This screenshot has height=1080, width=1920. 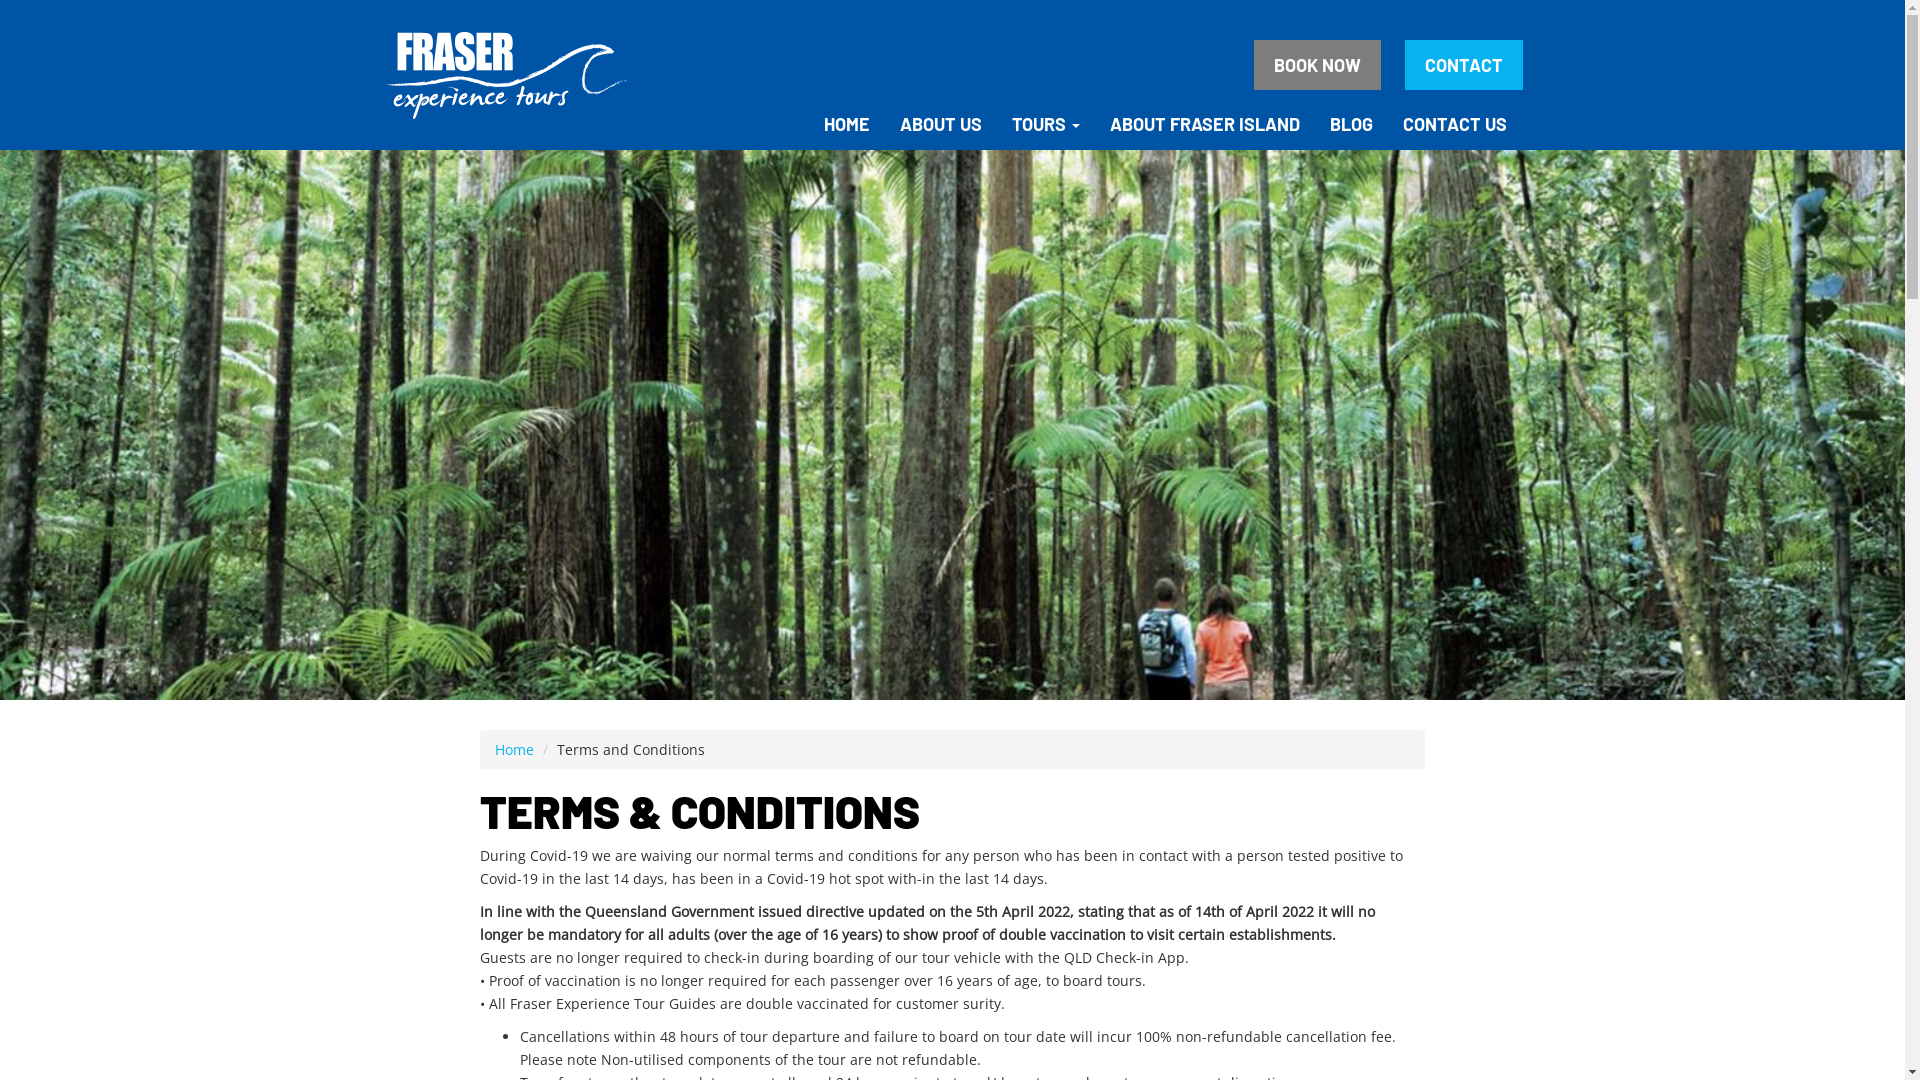 I want to click on 'BOOK NOW', so click(x=1317, y=64).